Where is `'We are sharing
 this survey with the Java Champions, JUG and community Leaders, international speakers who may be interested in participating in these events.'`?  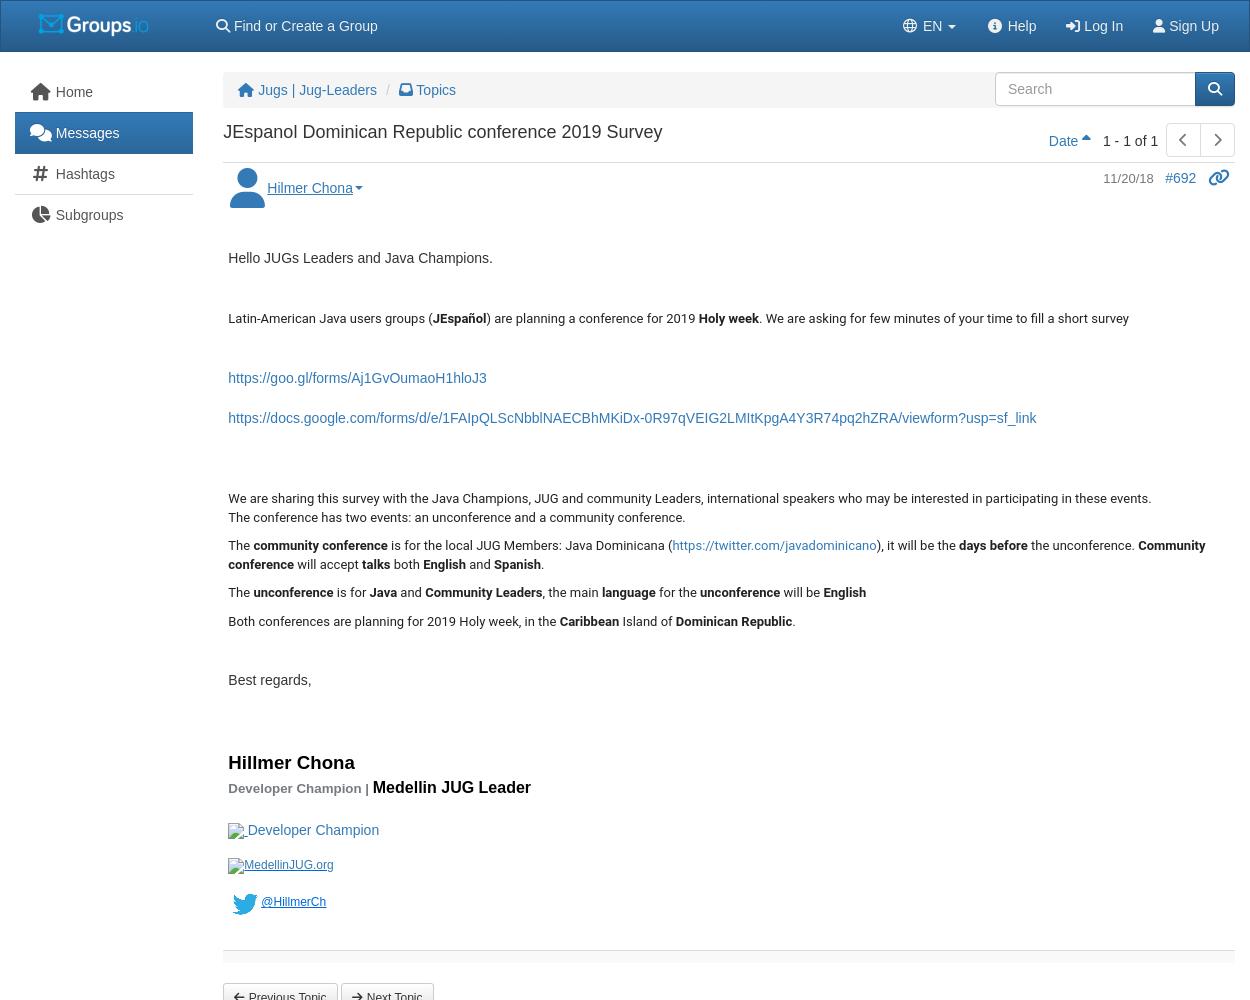 'We are sharing
 this survey with the Java Champions, JUG and community Leaders, international speakers who may be interested in participating in these events.' is located at coordinates (688, 497).